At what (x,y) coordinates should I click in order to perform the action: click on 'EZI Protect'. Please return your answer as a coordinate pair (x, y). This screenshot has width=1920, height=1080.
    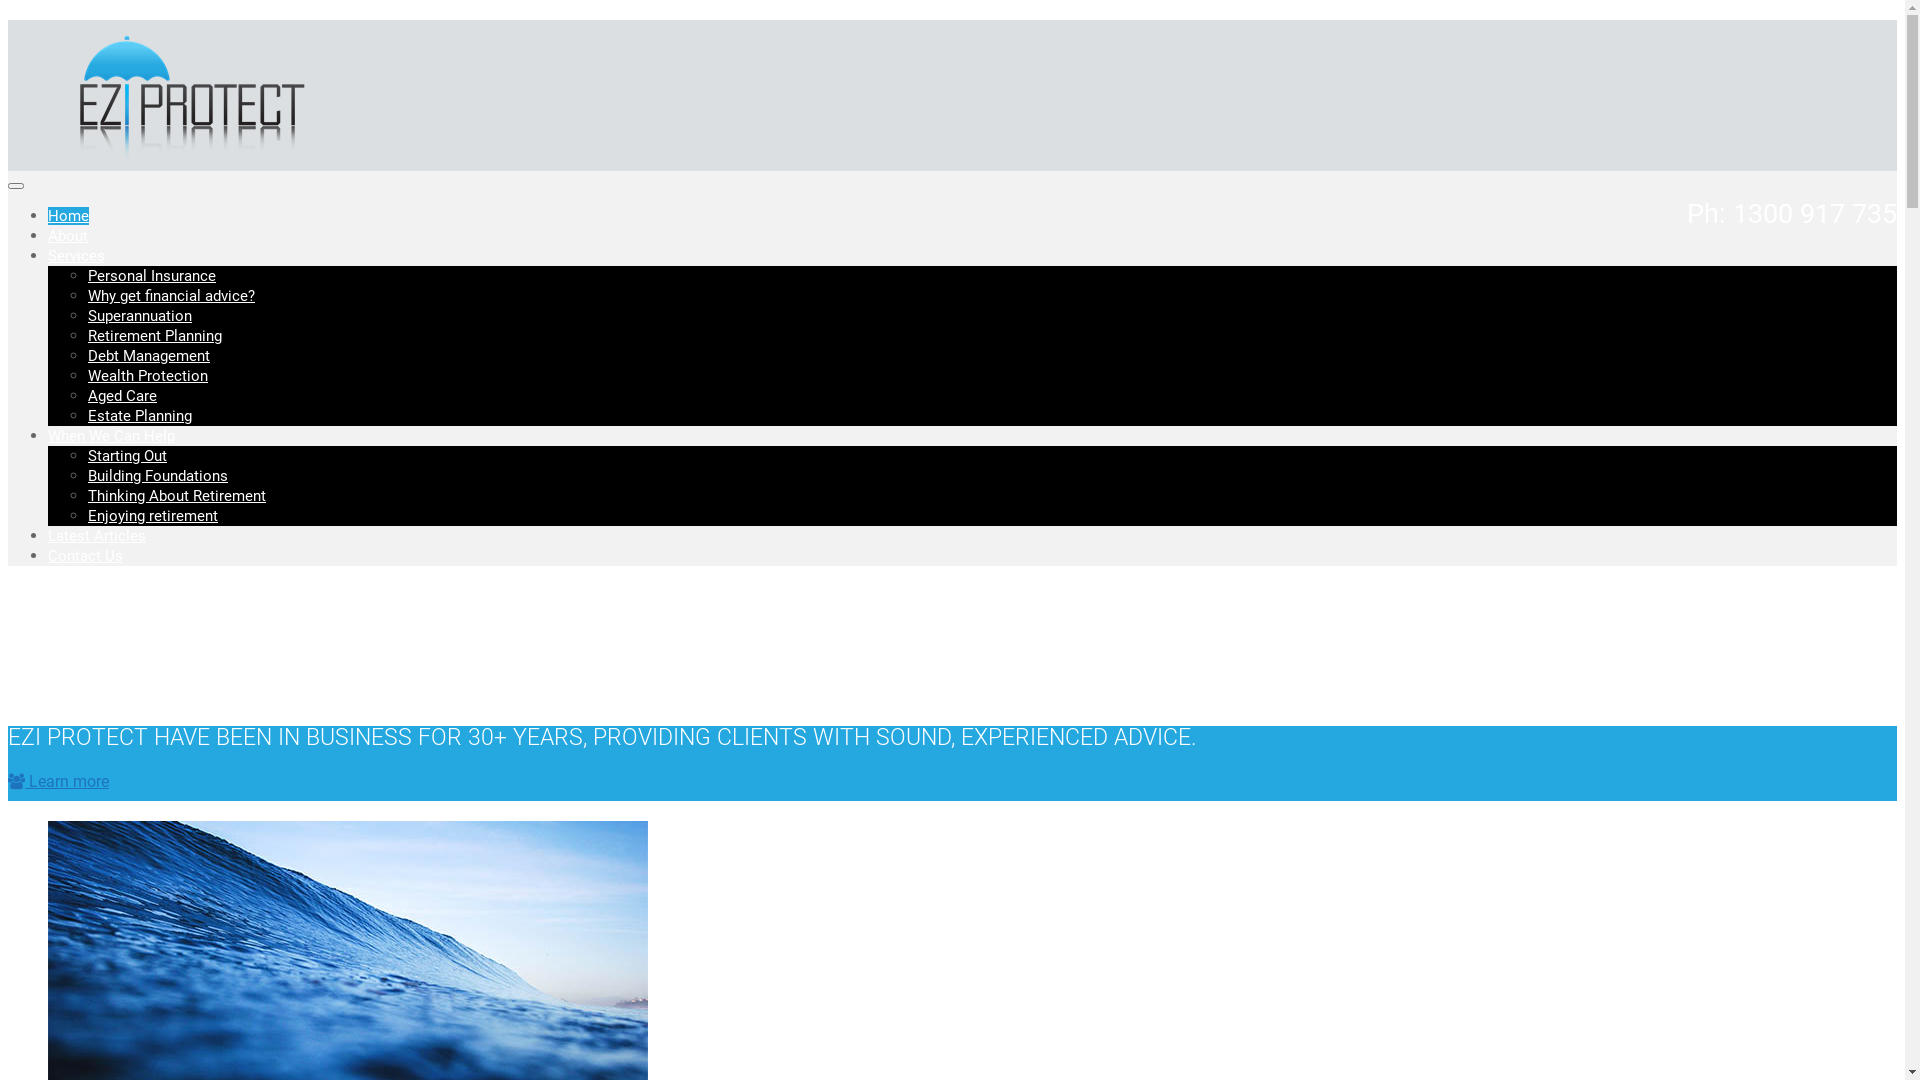
    Looking at the image, I should click on (183, 160).